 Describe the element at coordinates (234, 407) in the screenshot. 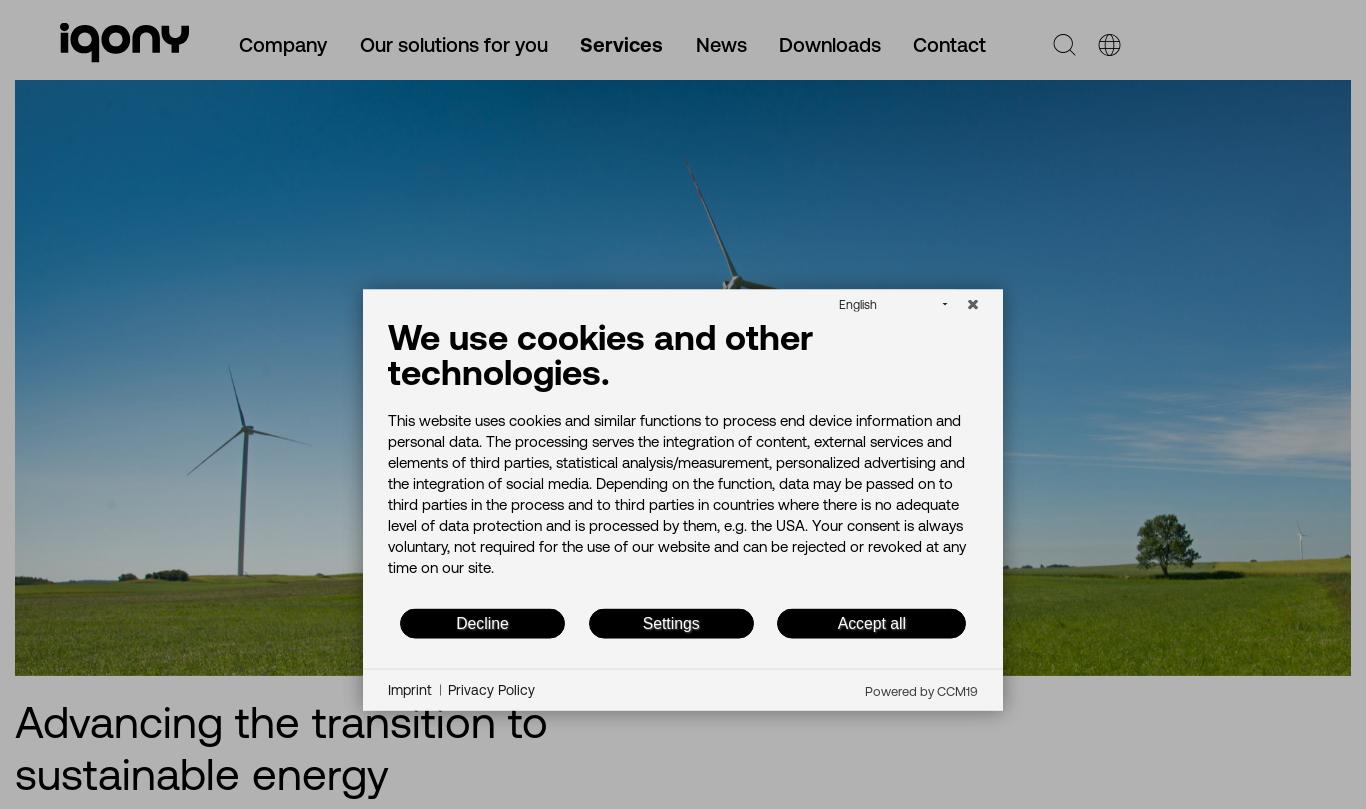

I see `'Our solutions for the housing industry'` at that location.